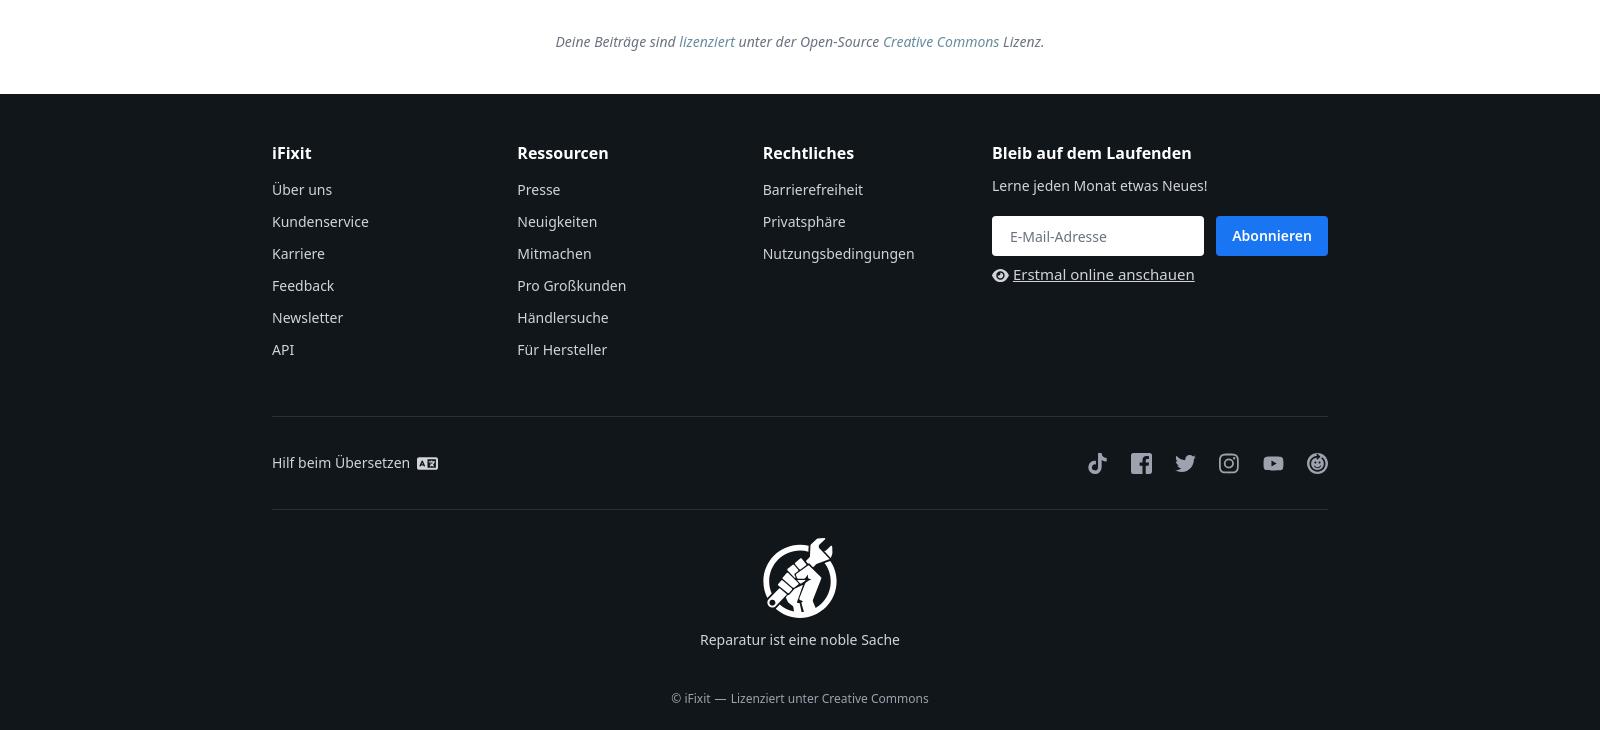  Describe the element at coordinates (570, 285) in the screenshot. I see `'Pro Großkunden'` at that location.